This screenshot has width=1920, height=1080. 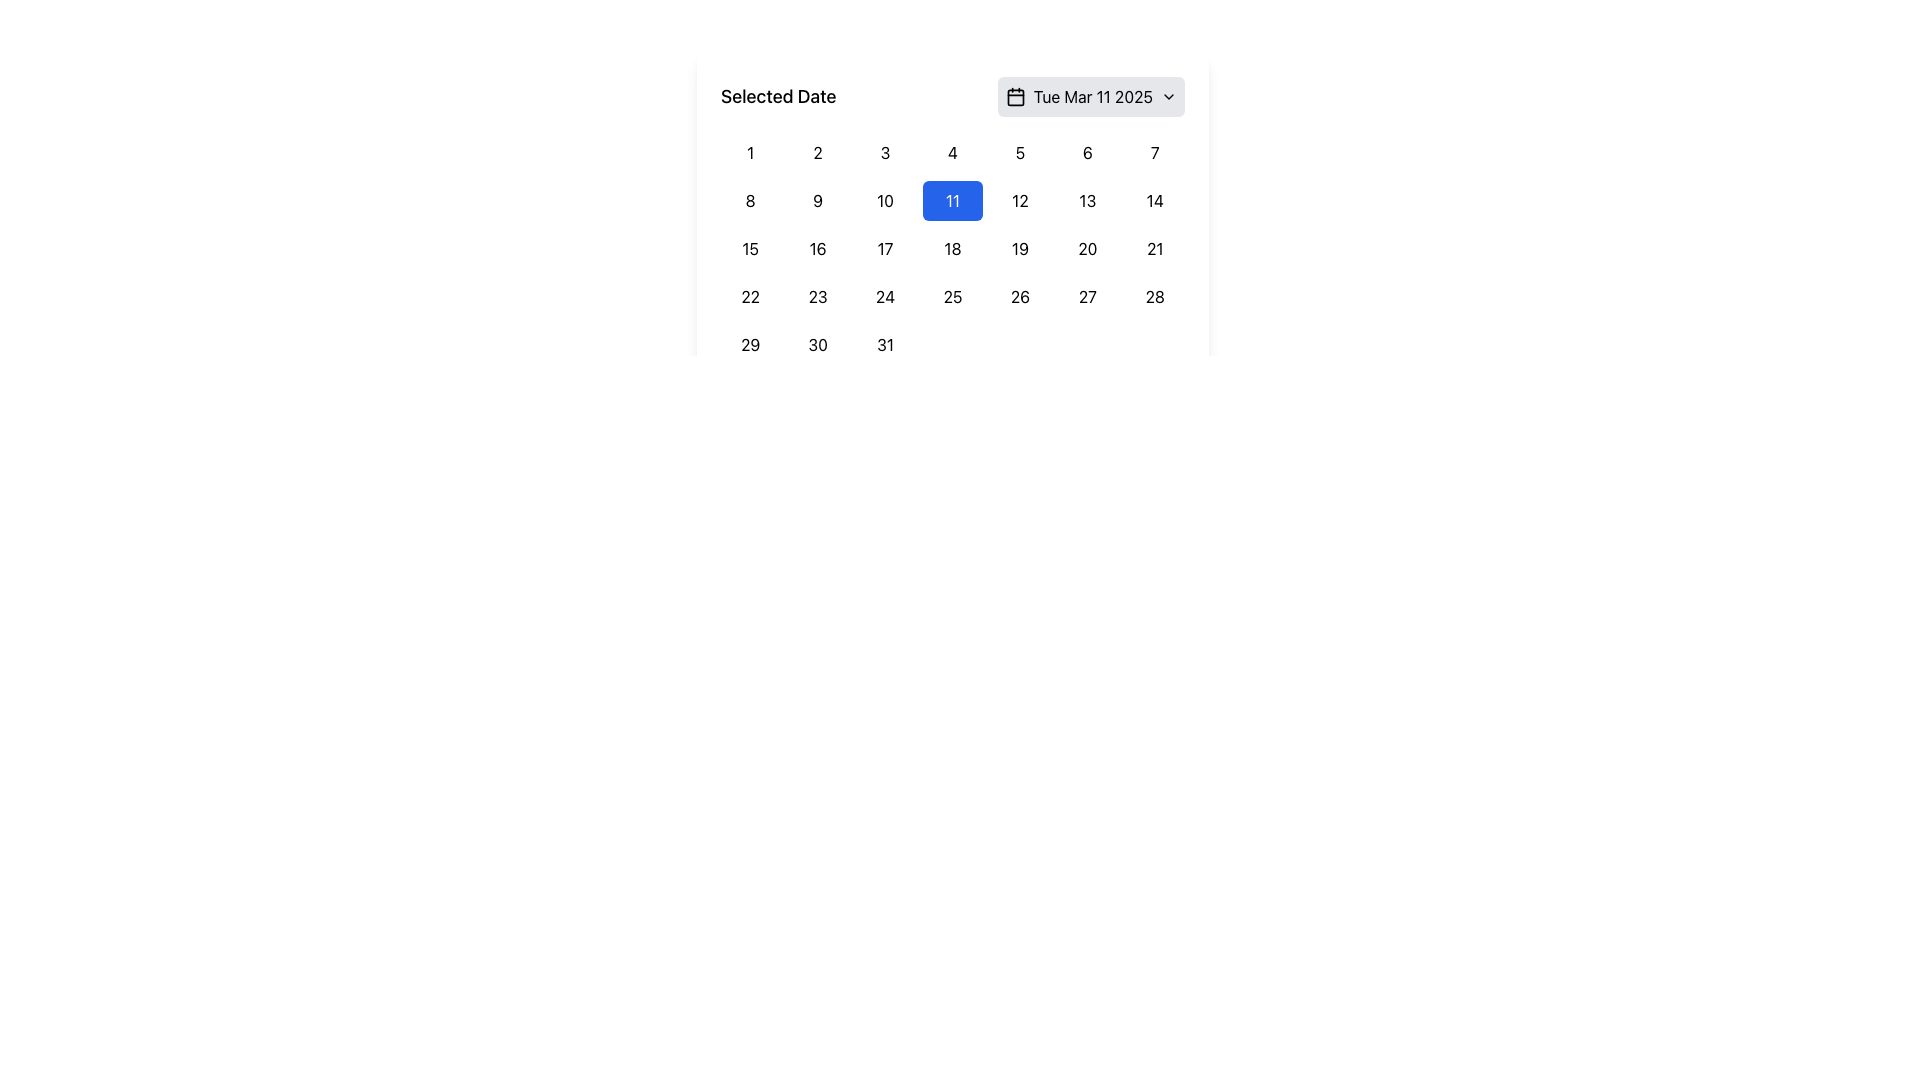 What do you see at coordinates (951, 152) in the screenshot?
I see `the calendar date button displaying the text '4'` at bounding box center [951, 152].